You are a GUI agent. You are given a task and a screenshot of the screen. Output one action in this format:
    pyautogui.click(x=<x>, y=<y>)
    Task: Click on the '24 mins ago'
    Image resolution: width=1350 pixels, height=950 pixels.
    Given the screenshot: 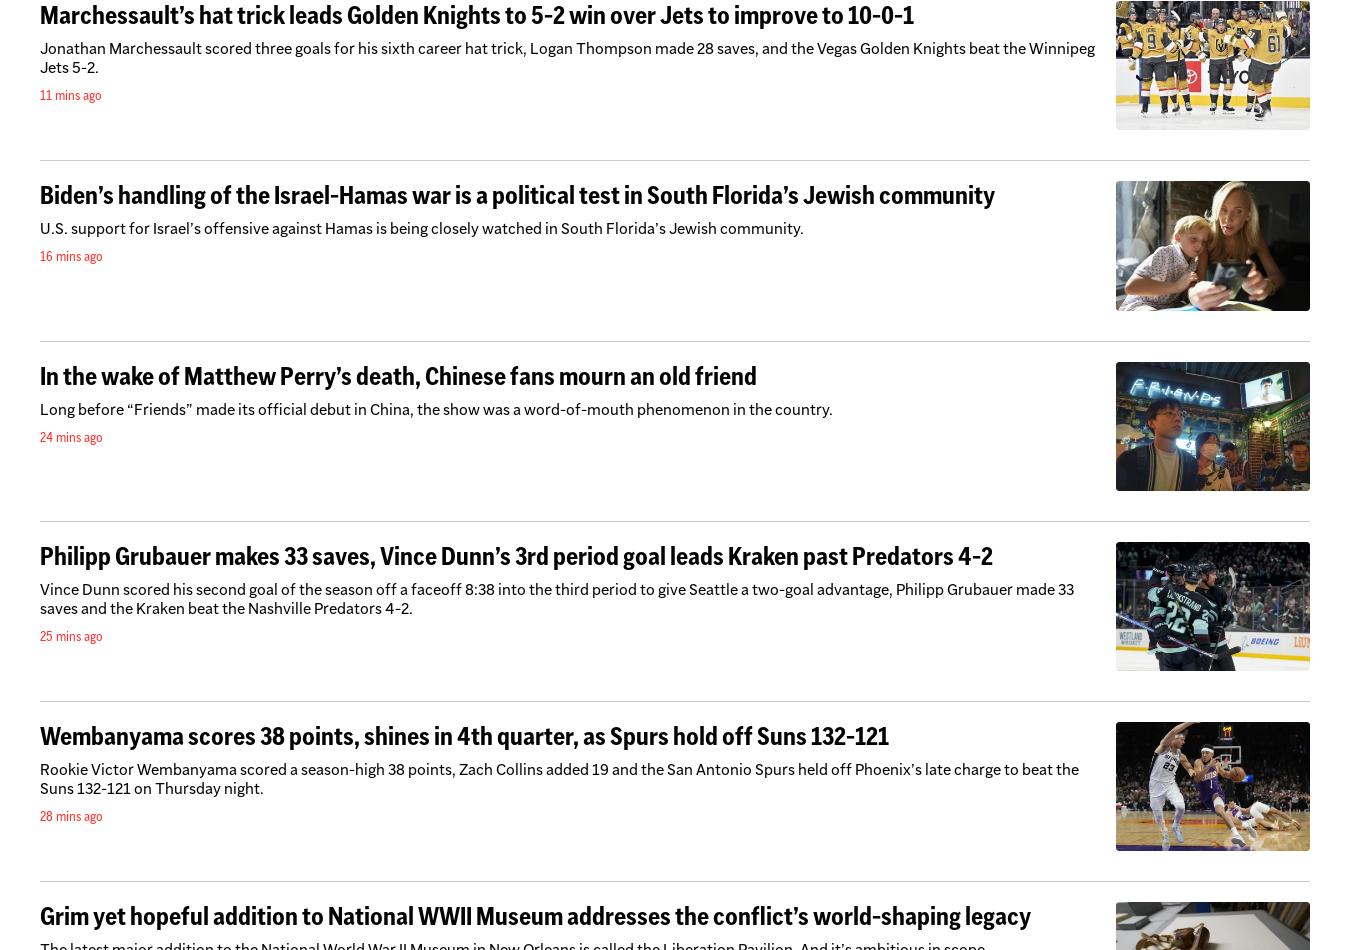 What is the action you would take?
    pyautogui.click(x=70, y=434)
    